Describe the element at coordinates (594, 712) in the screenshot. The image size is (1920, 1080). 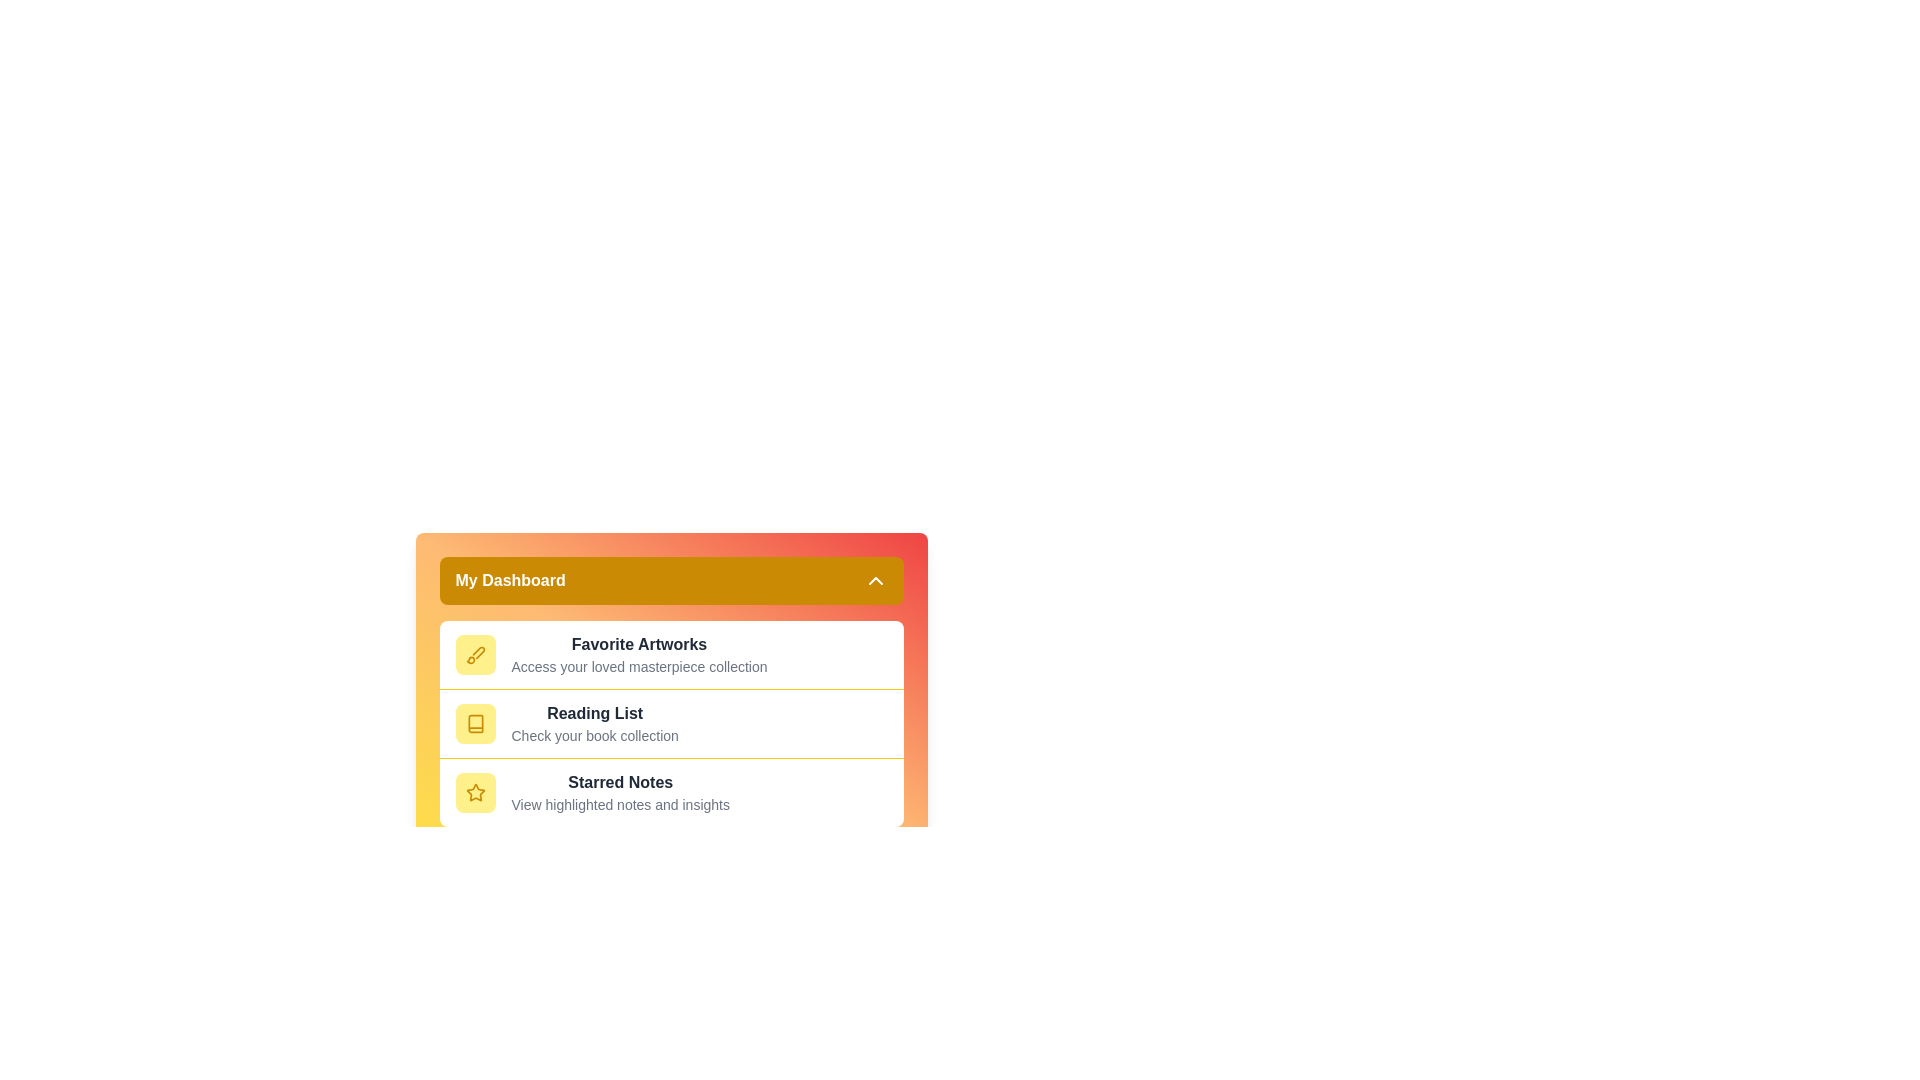
I see `the 'Reading List' text label located centrally below the 'Favorite Artworks' section` at that location.